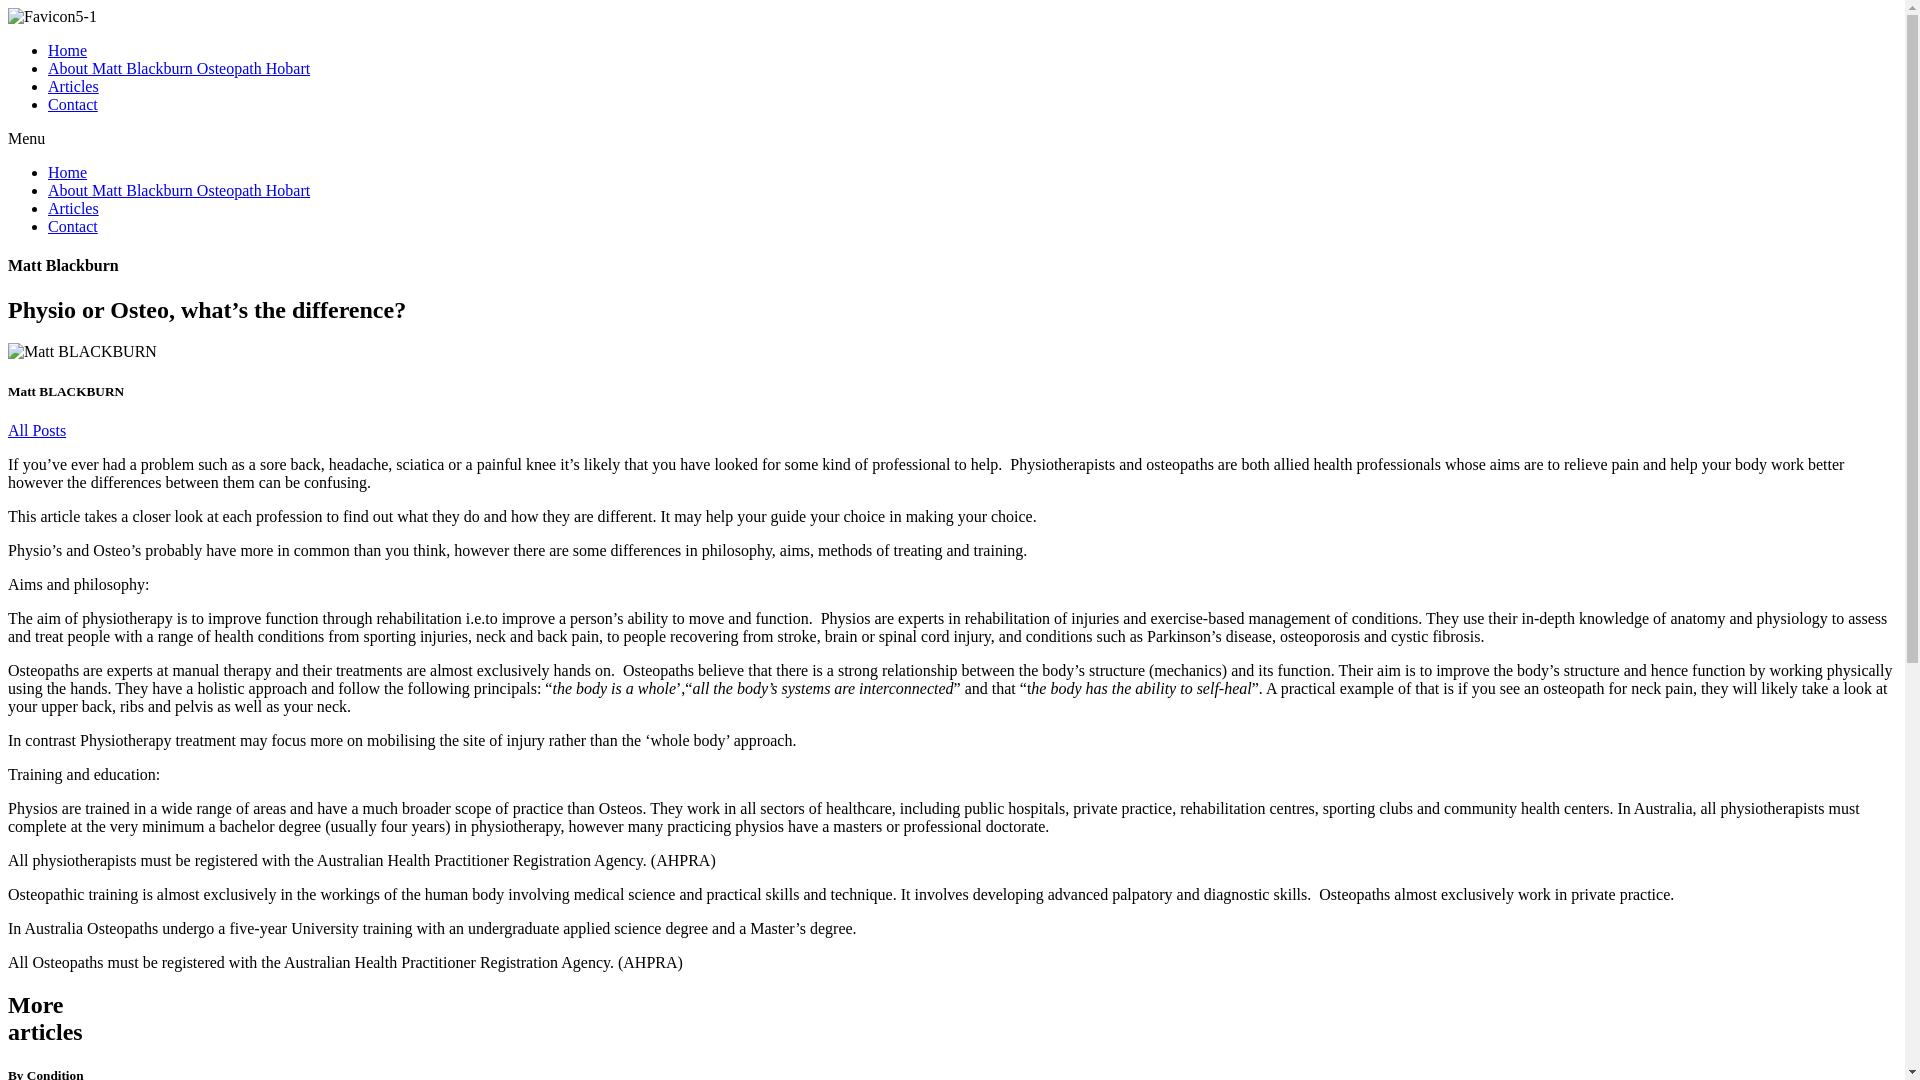  I want to click on 'Home', so click(67, 49).